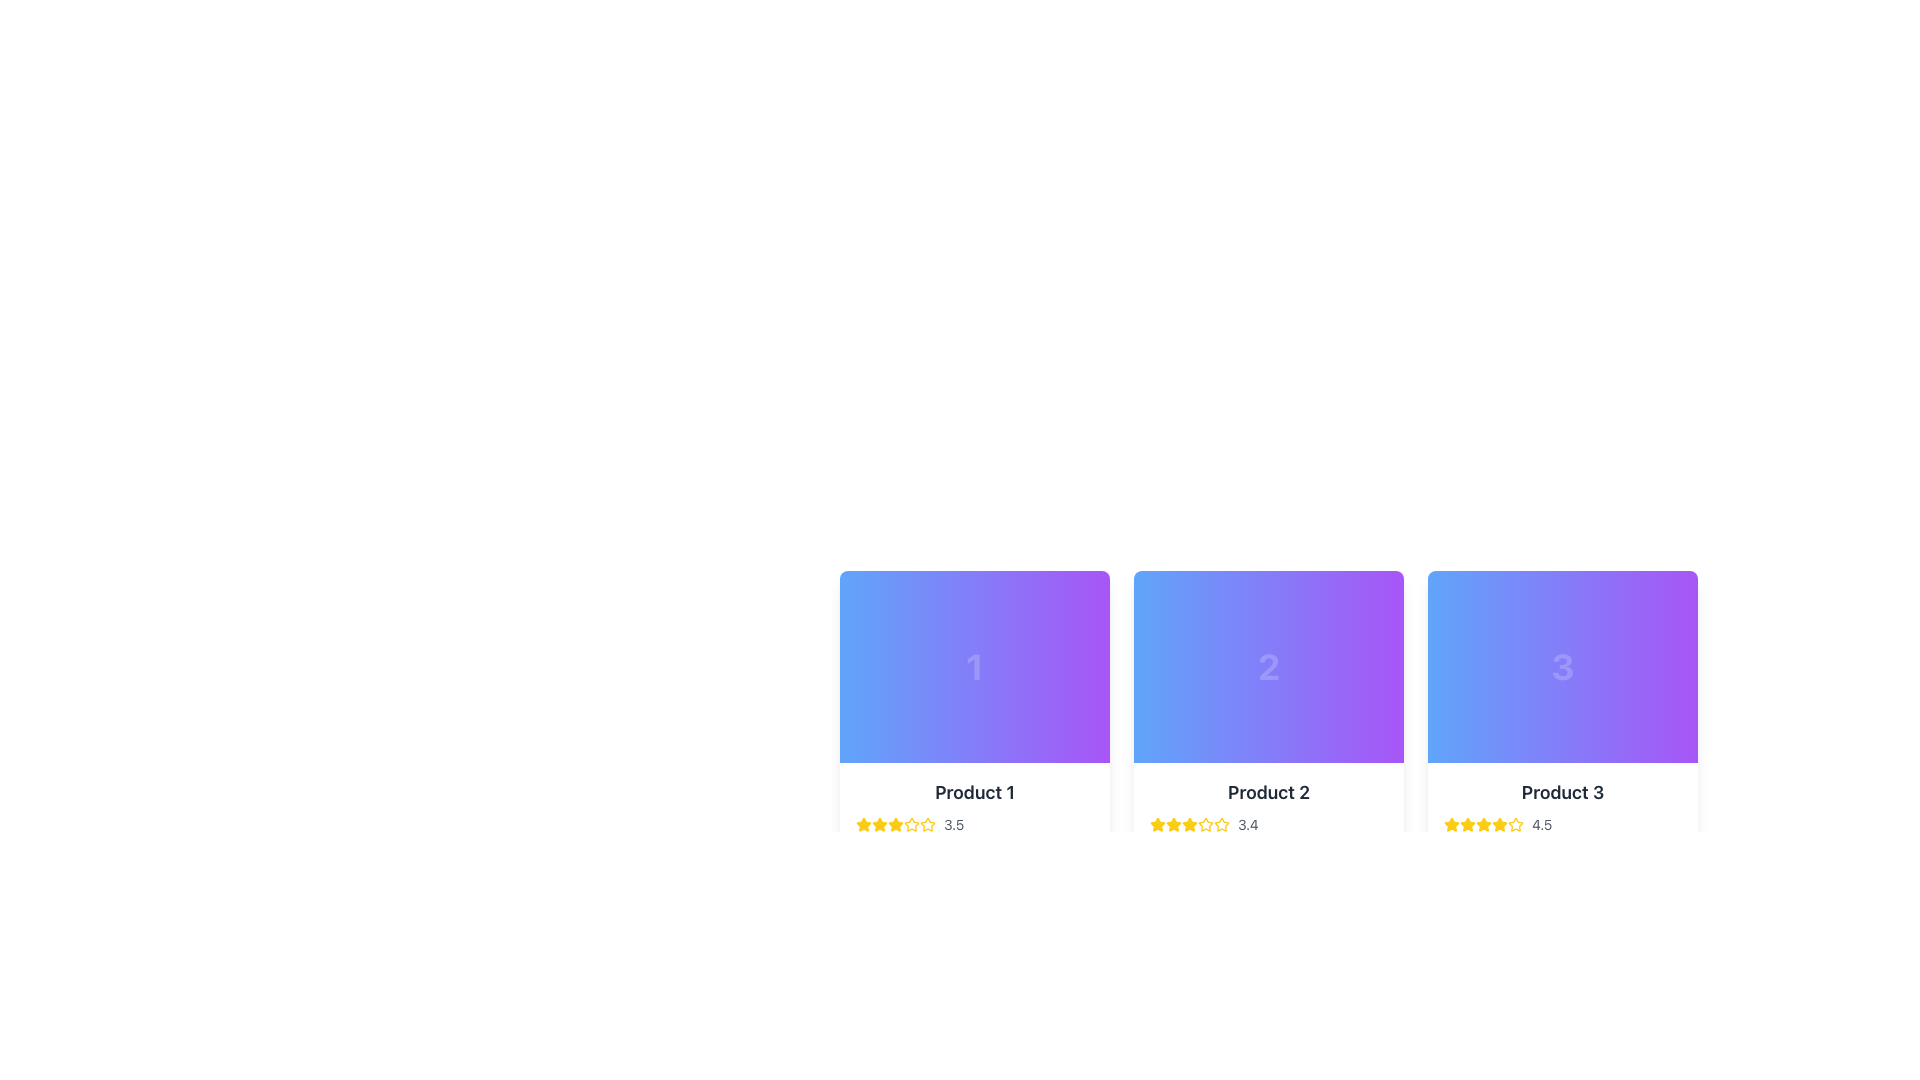  Describe the element at coordinates (895, 824) in the screenshot. I see `the third star-shaped icon in the rating system below the 'Product 1' card` at that location.